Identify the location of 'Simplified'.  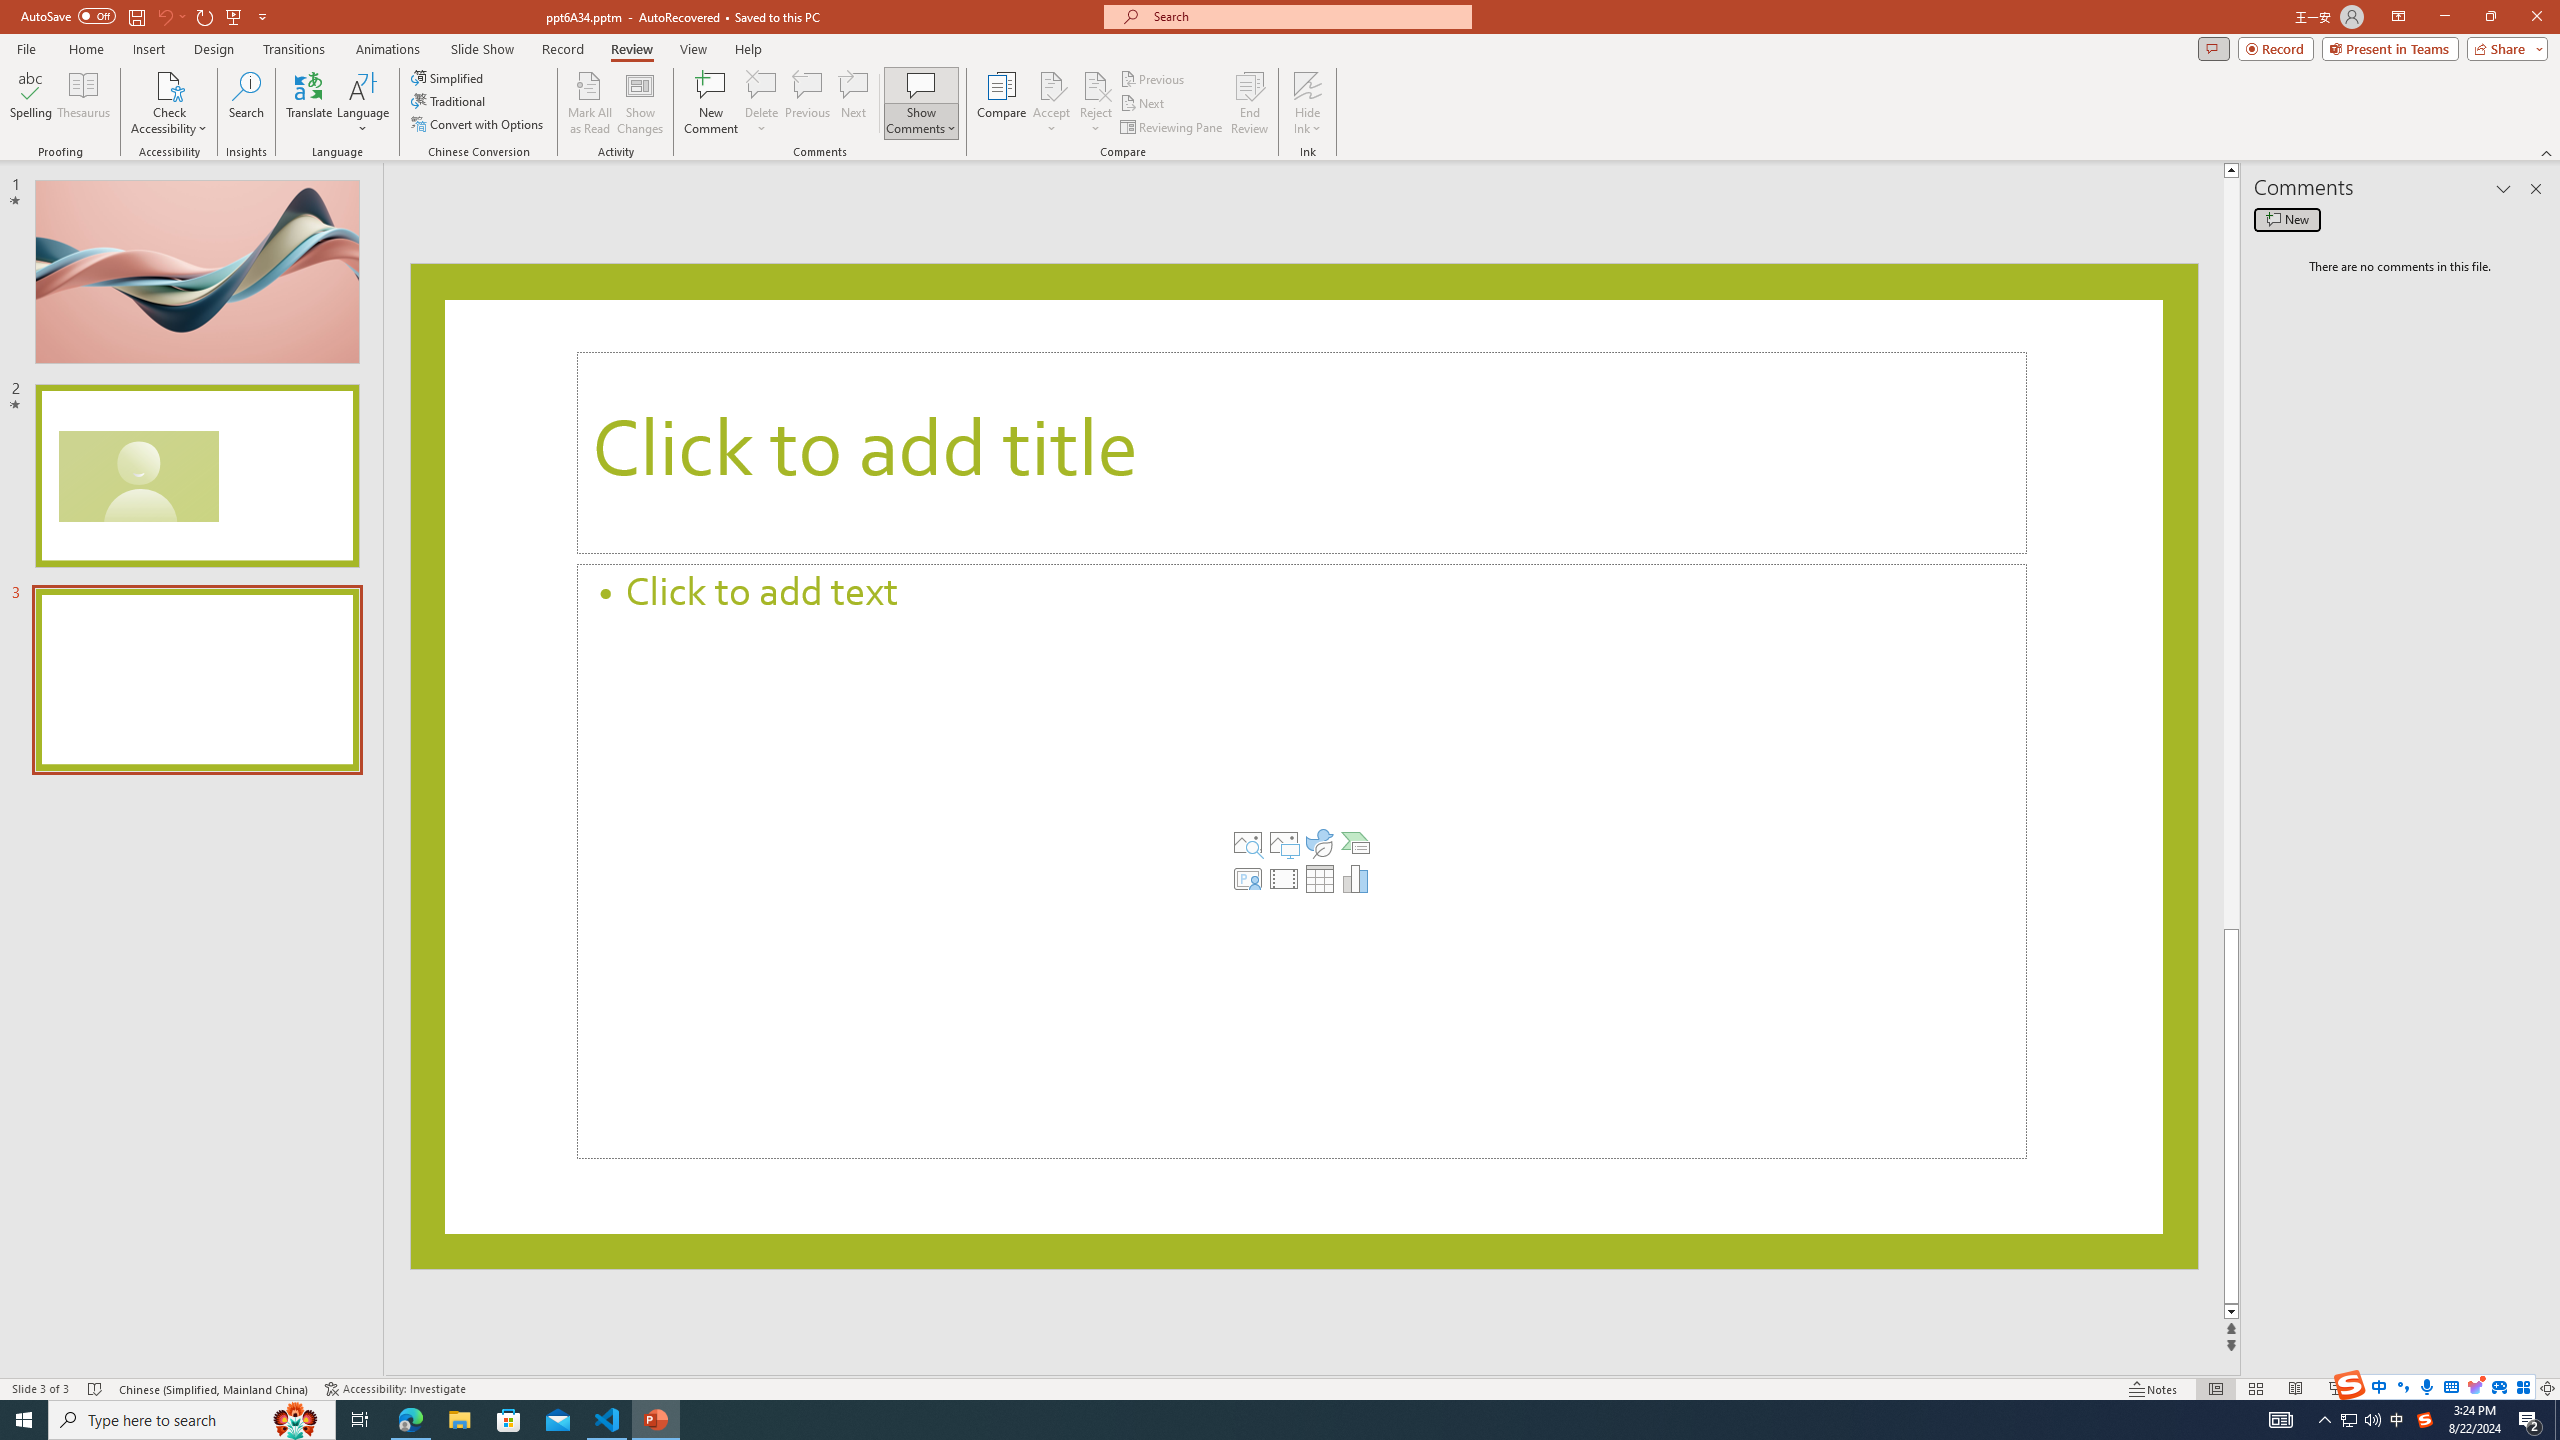
(448, 77).